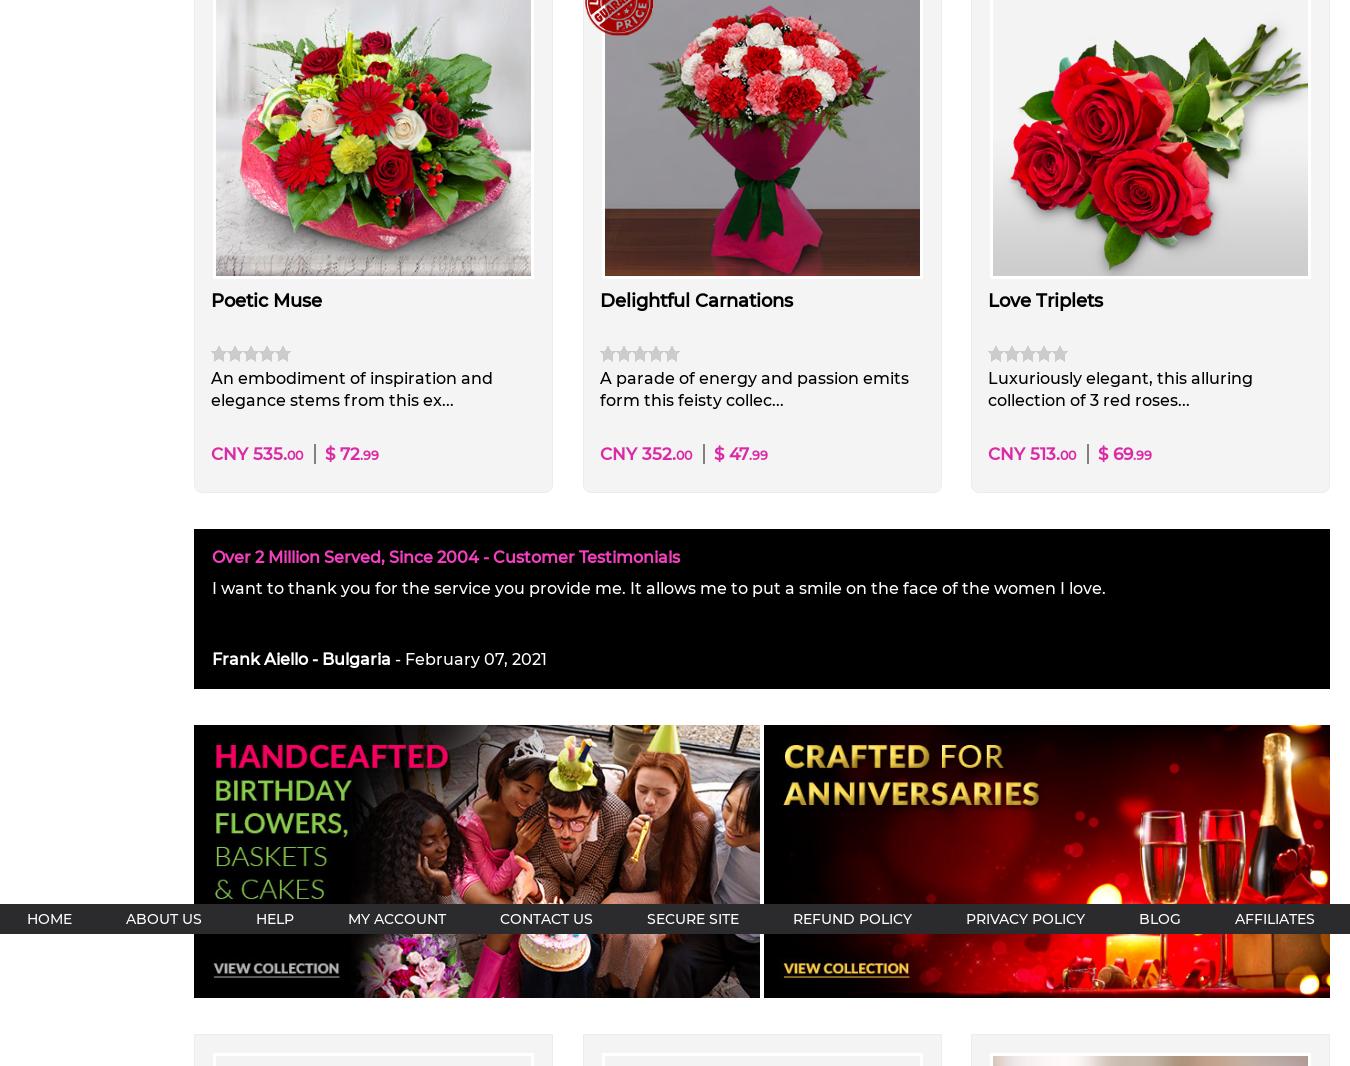 The image size is (1350, 1066). What do you see at coordinates (1137, 918) in the screenshot?
I see `'BLOG'` at bounding box center [1137, 918].